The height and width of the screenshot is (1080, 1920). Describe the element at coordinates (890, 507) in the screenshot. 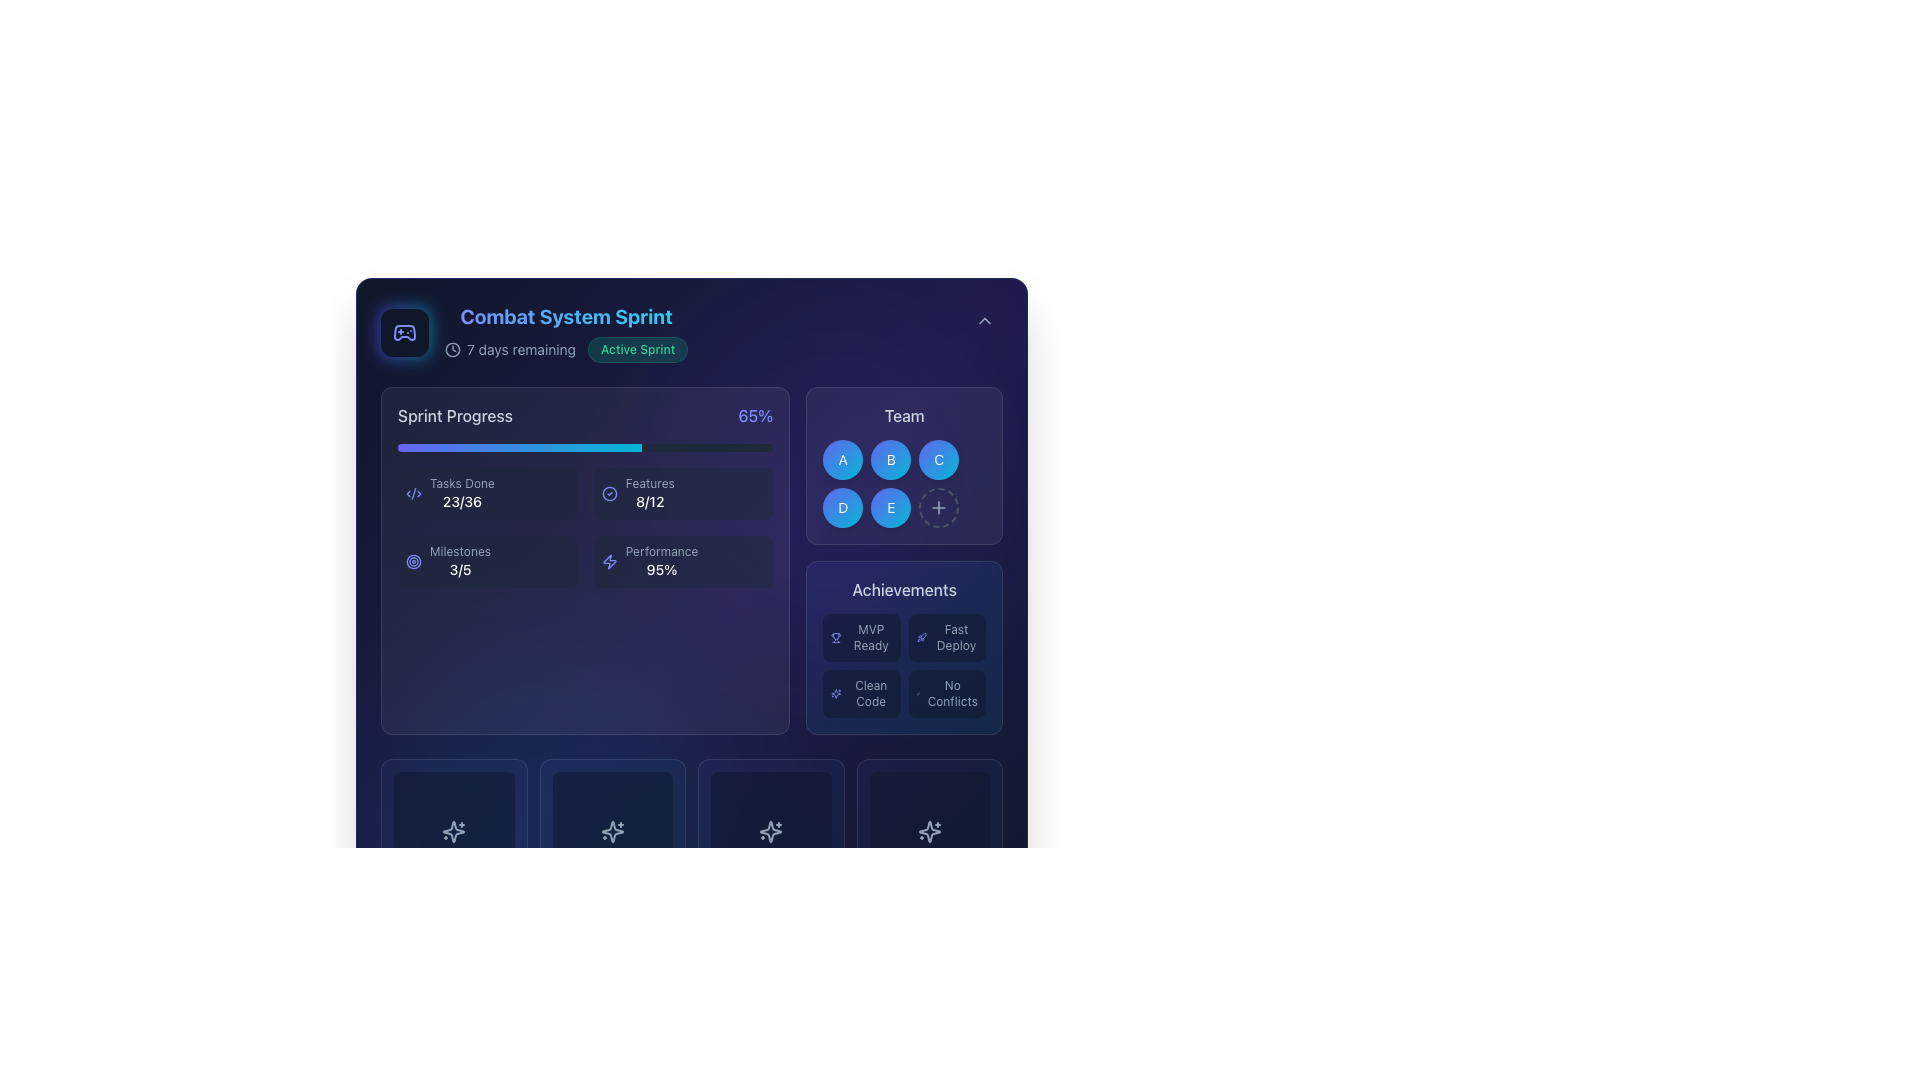

I see `the circular button labeled 'E' located in the 'Team' section of the interface` at that location.